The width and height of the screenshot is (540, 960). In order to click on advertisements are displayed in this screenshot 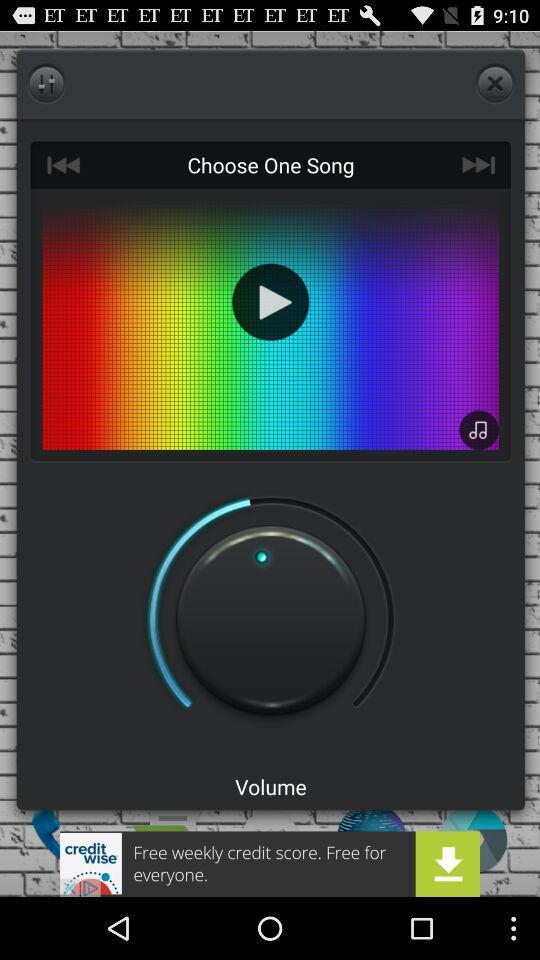, I will do `click(270, 863)`.